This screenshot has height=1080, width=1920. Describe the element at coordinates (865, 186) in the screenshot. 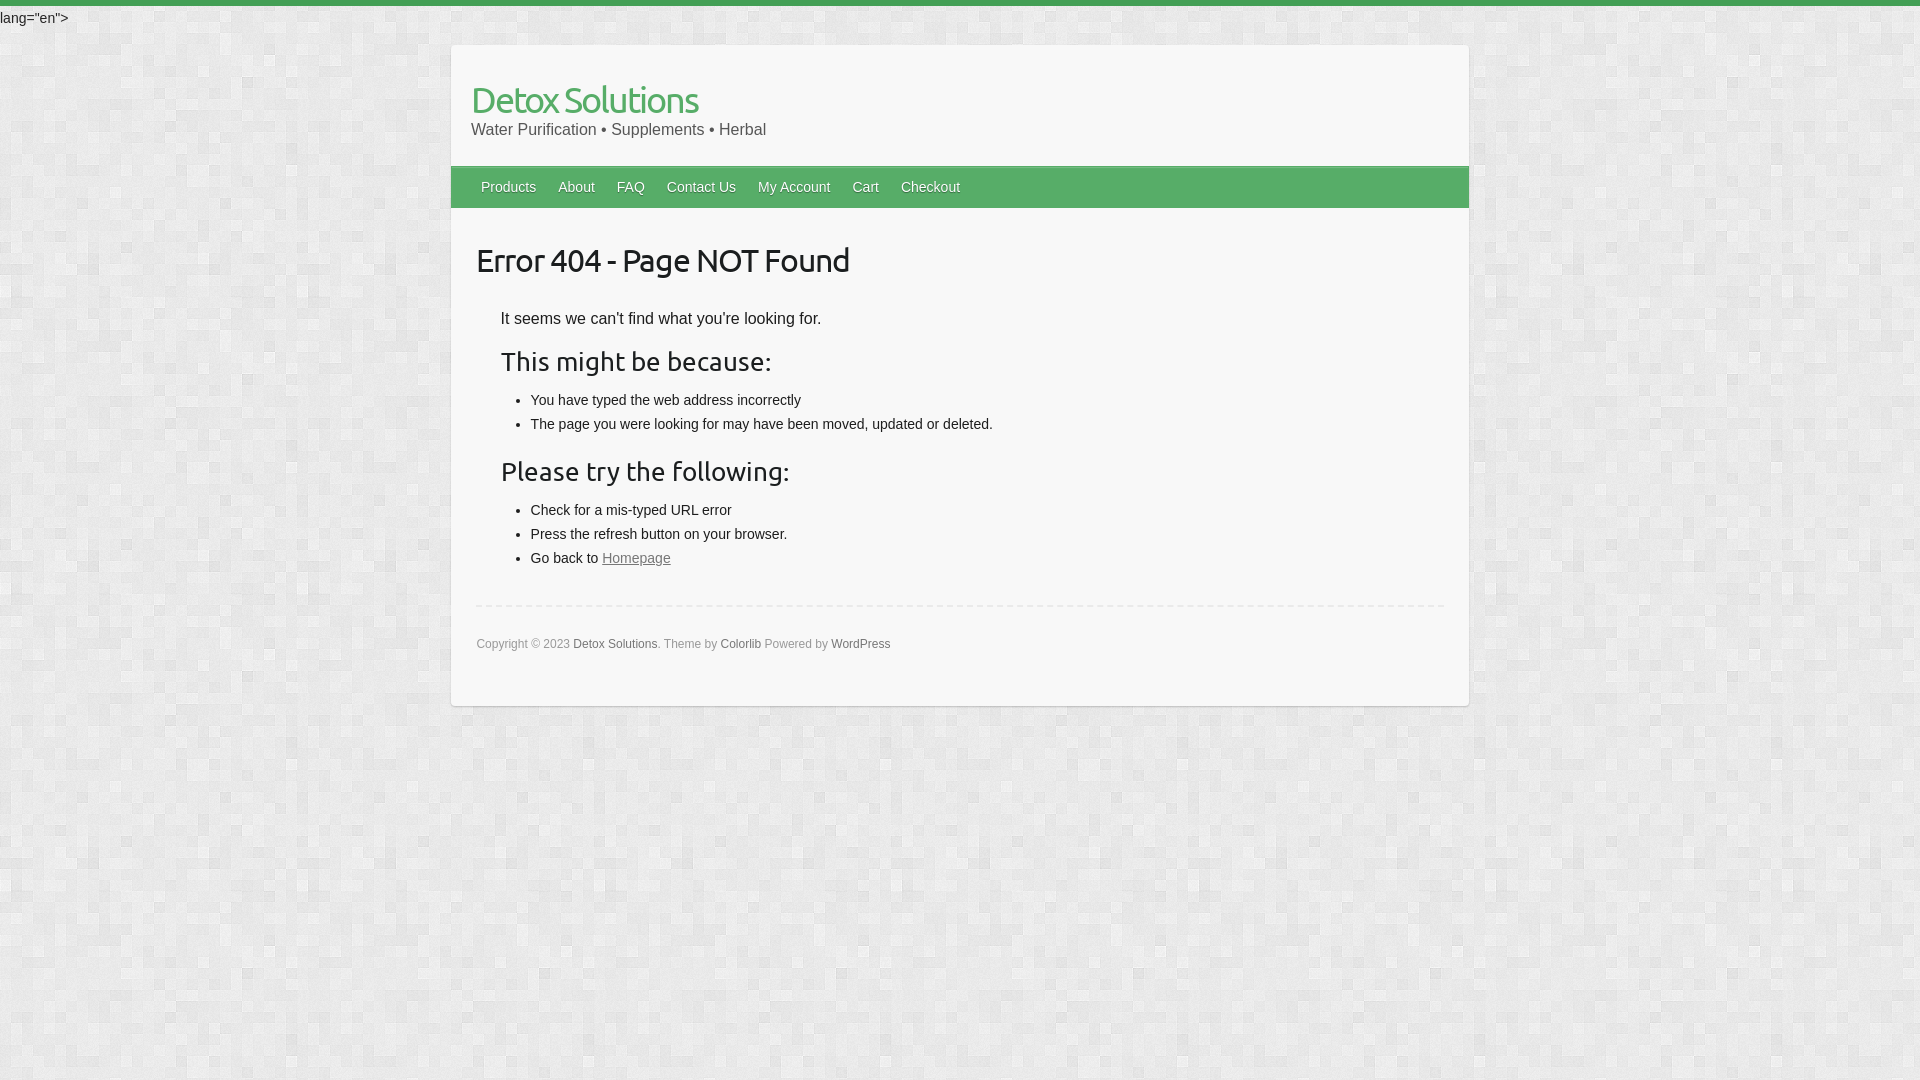

I see `'Cart'` at that location.